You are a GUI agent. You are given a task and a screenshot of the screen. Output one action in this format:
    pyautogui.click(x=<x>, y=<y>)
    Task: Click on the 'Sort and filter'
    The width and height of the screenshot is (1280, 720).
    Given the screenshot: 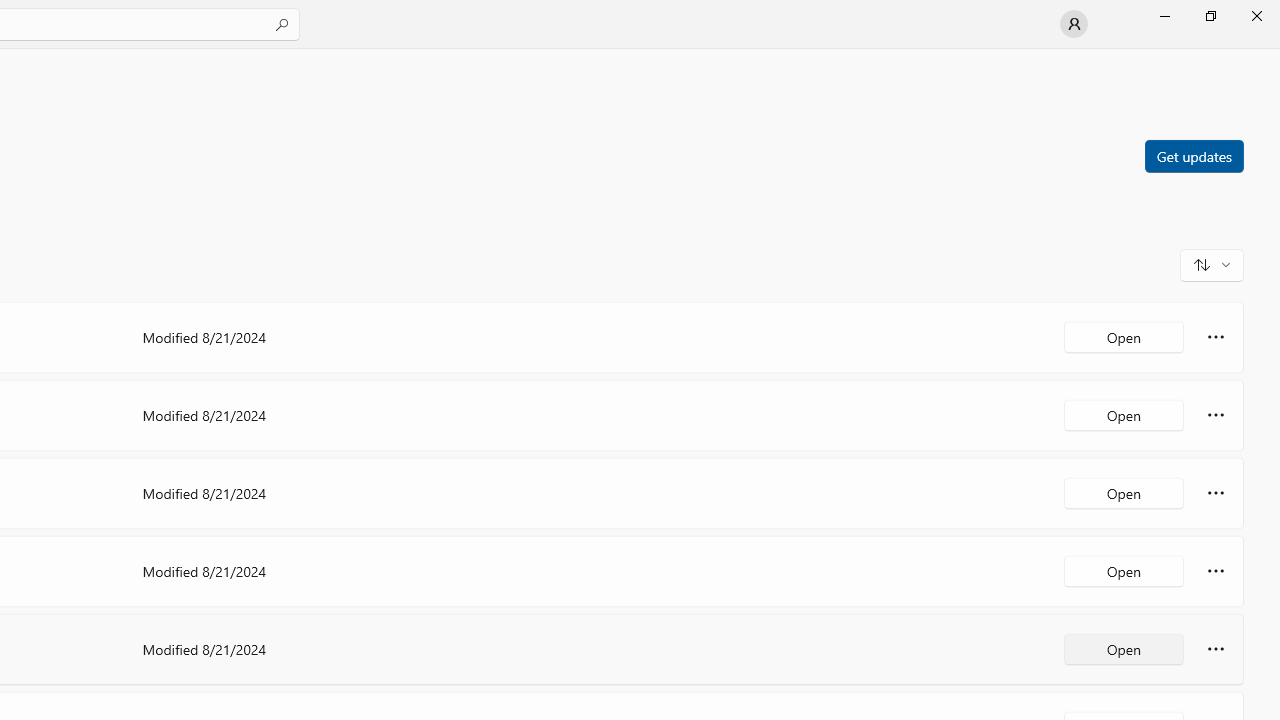 What is the action you would take?
    pyautogui.click(x=1211, y=263)
    